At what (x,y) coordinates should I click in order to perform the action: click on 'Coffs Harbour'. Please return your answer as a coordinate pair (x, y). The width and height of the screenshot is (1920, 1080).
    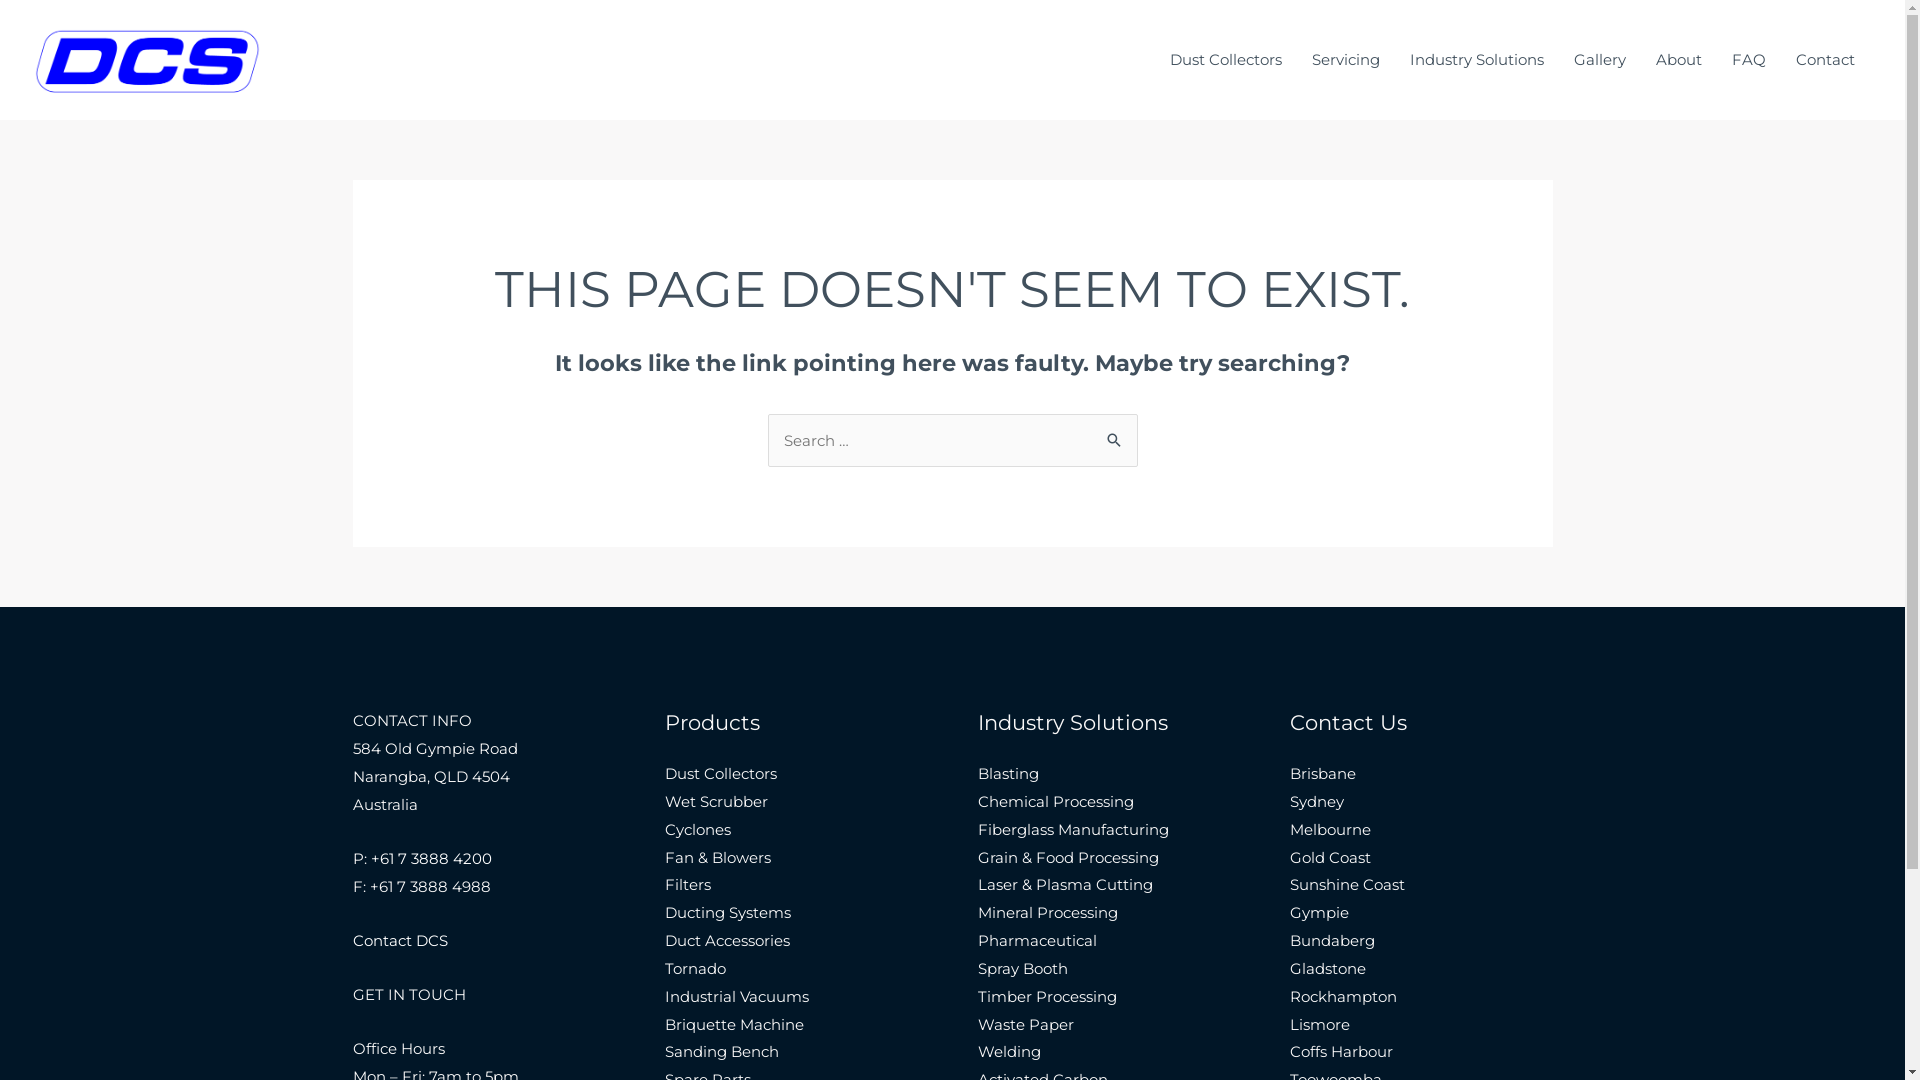
    Looking at the image, I should click on (1341, 1050).